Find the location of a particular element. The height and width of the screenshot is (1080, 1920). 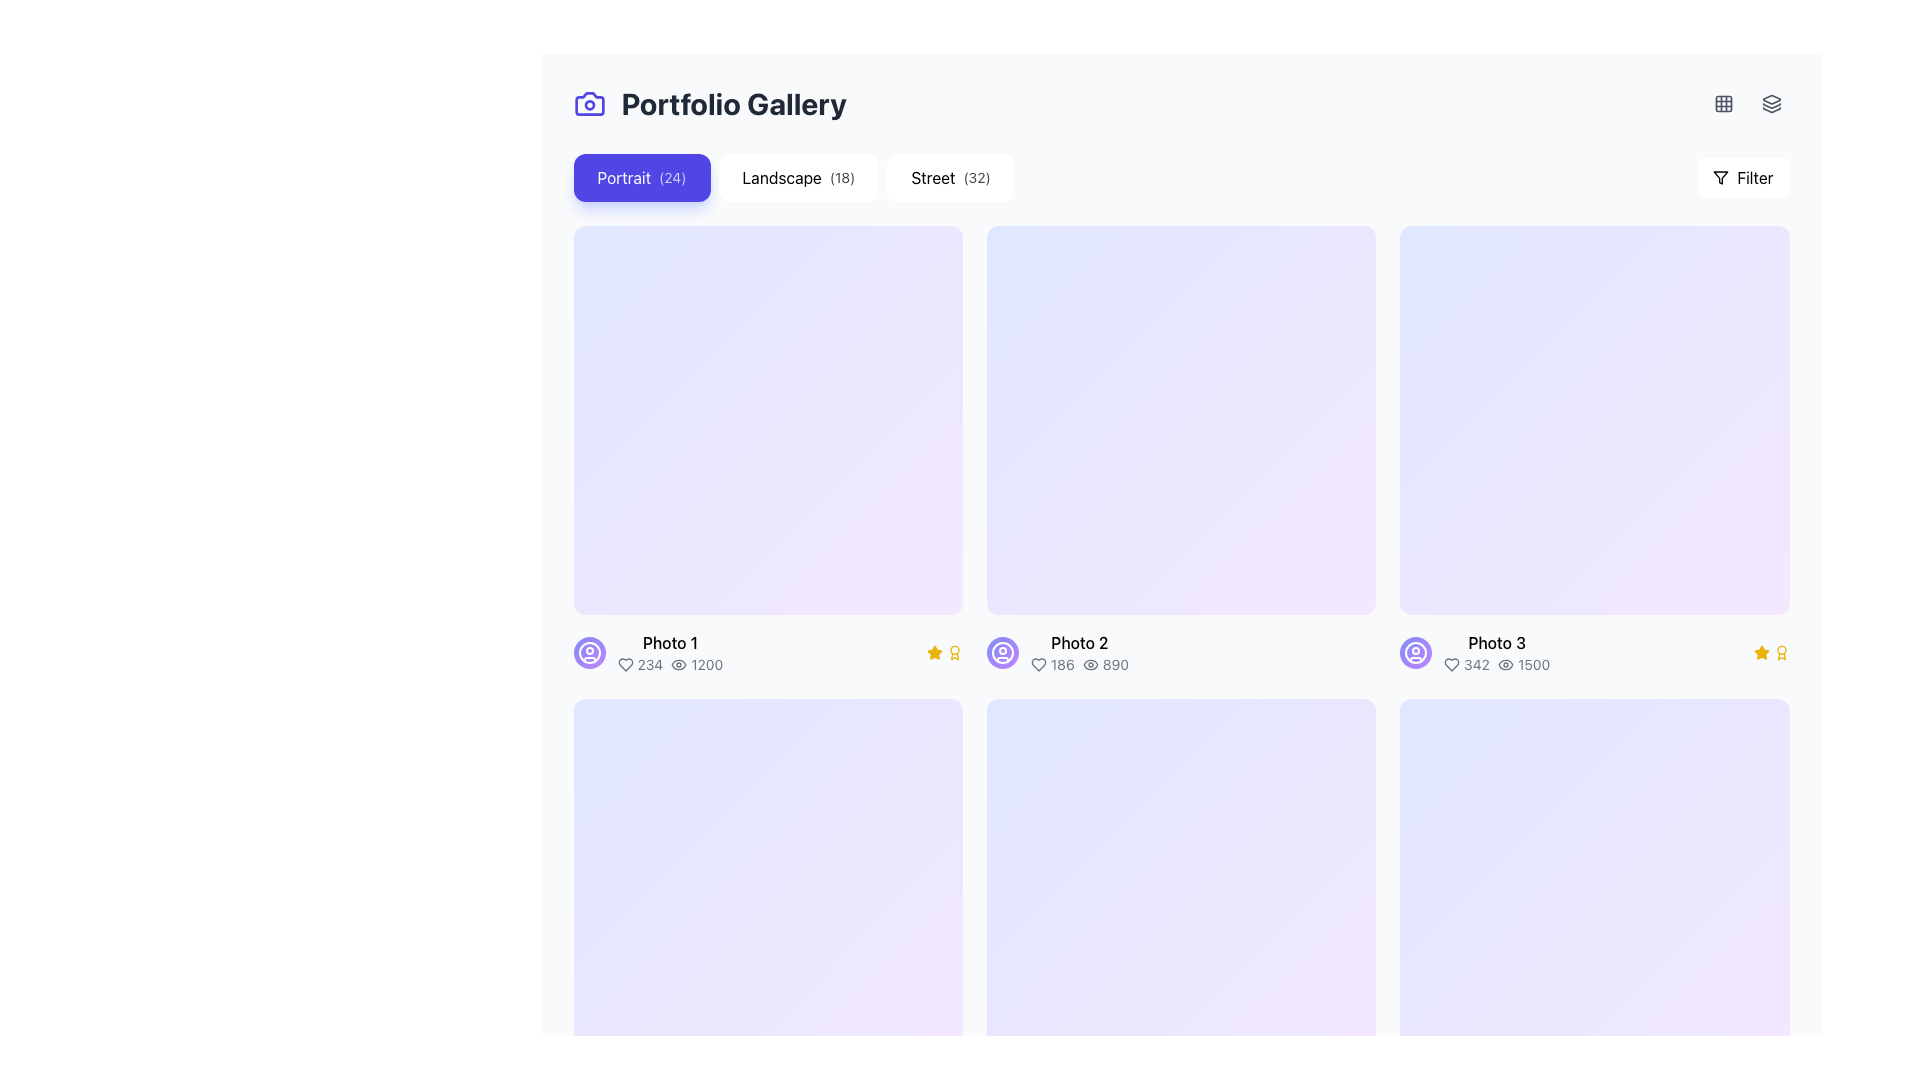

the 'Landscape (18)' button, which is a rectangular button with a white background and rounded corners, located below the 'Portfolio Gallery' title, between the 'Portrait (24)' and 'Street (32)' buttons is located at coordinates (797, 176).